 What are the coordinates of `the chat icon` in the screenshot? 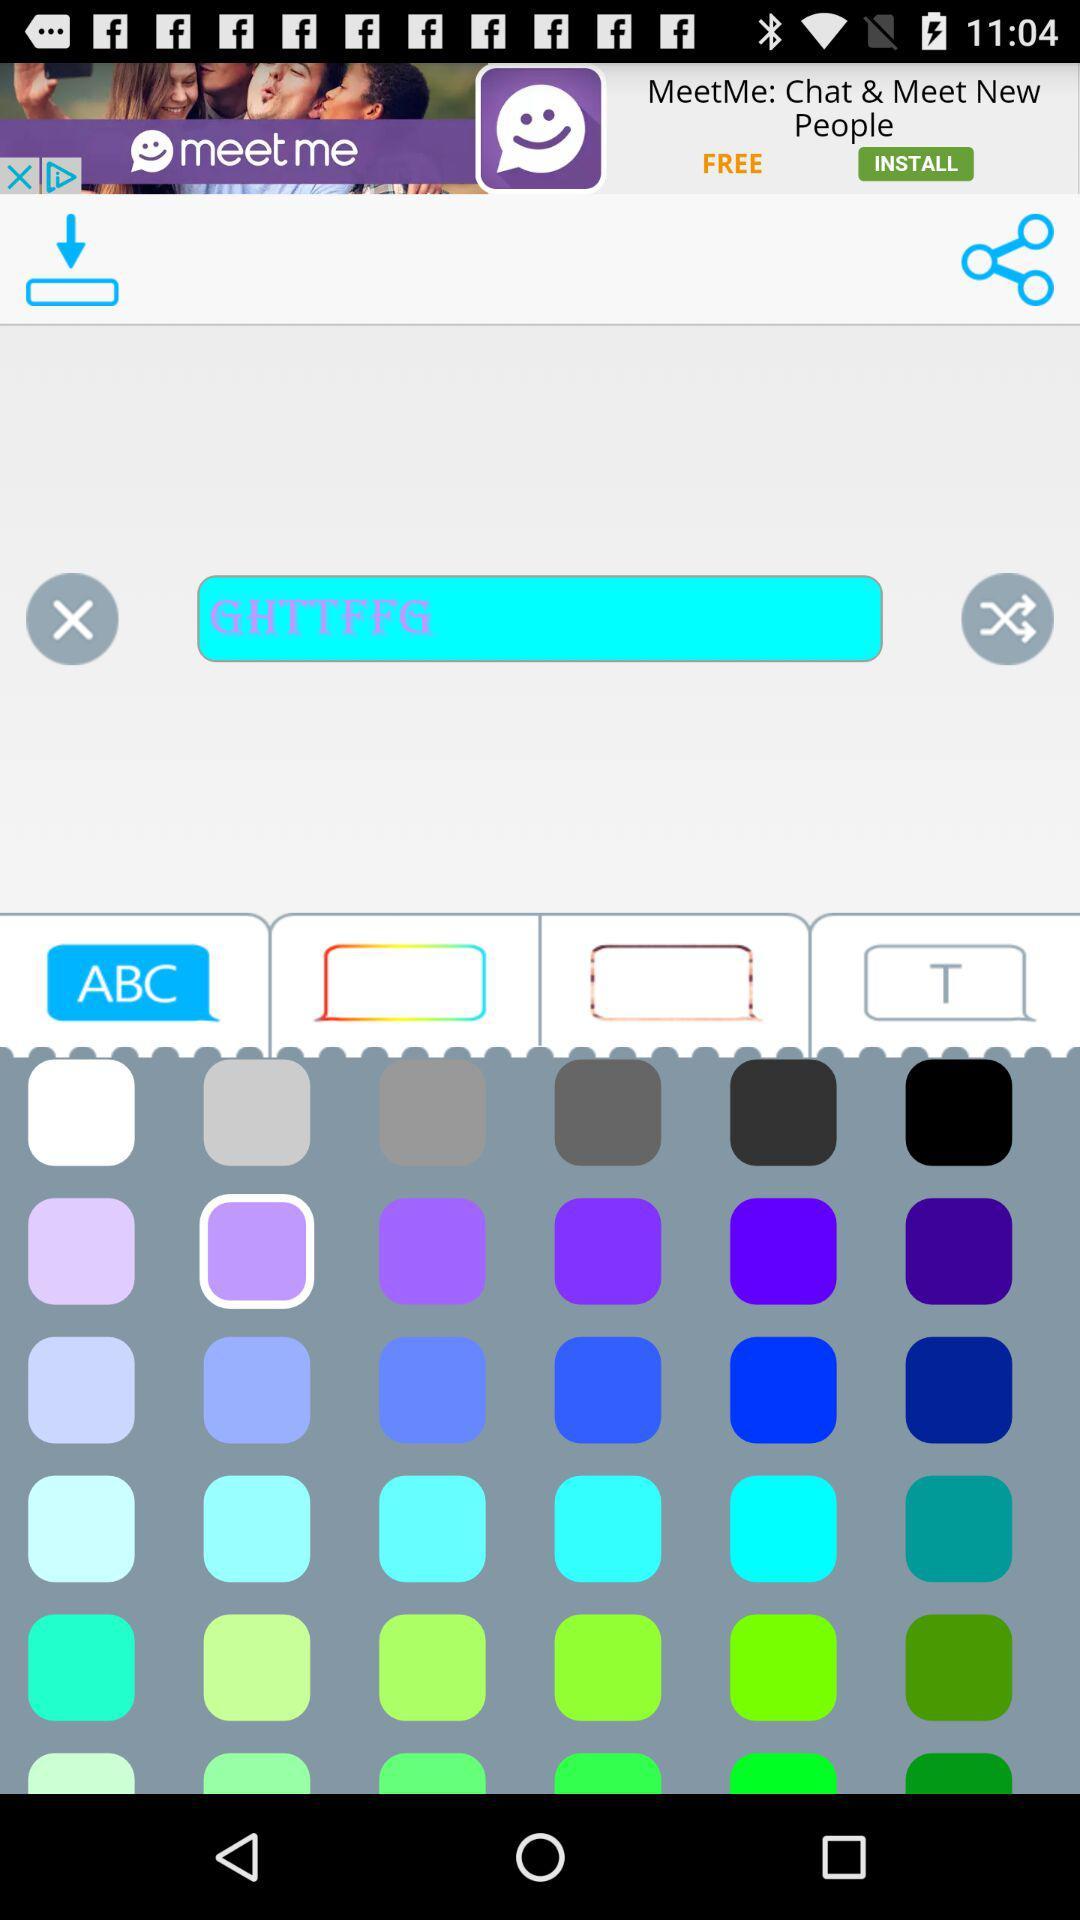 It's located at (405, 1053).